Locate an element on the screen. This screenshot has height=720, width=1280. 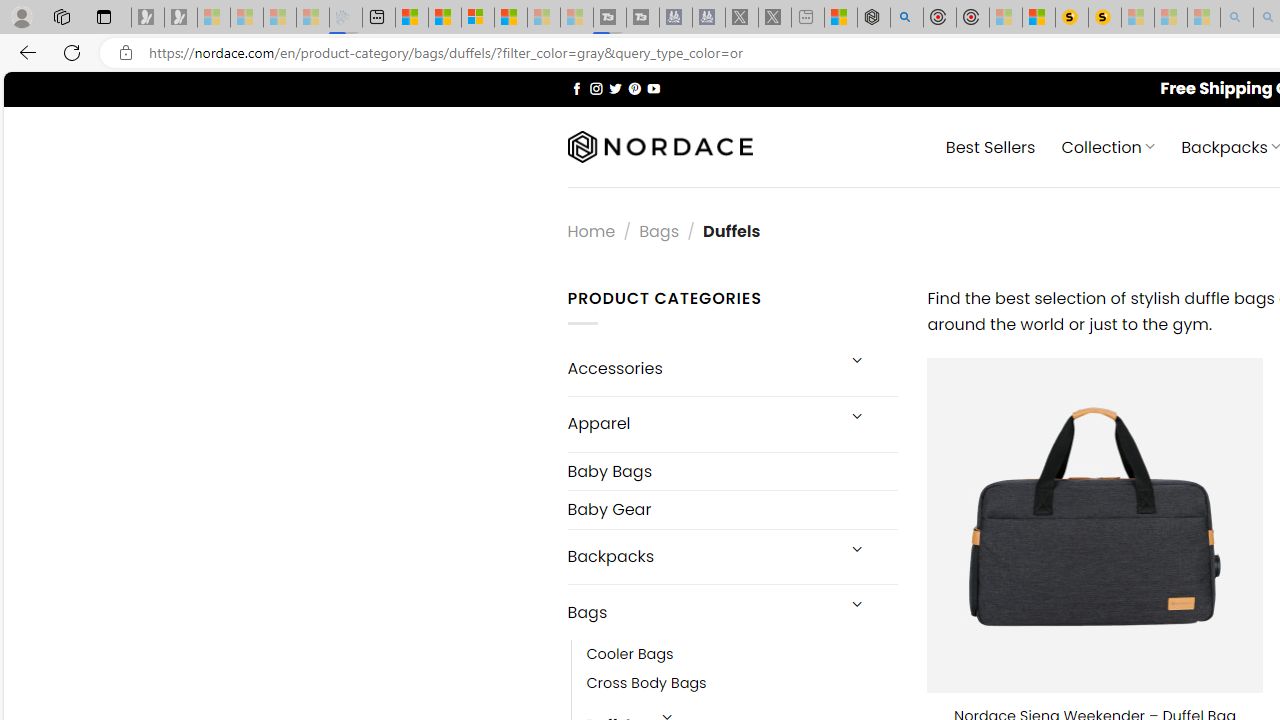
'Baby Gear' is located at coordinates (731, 509).